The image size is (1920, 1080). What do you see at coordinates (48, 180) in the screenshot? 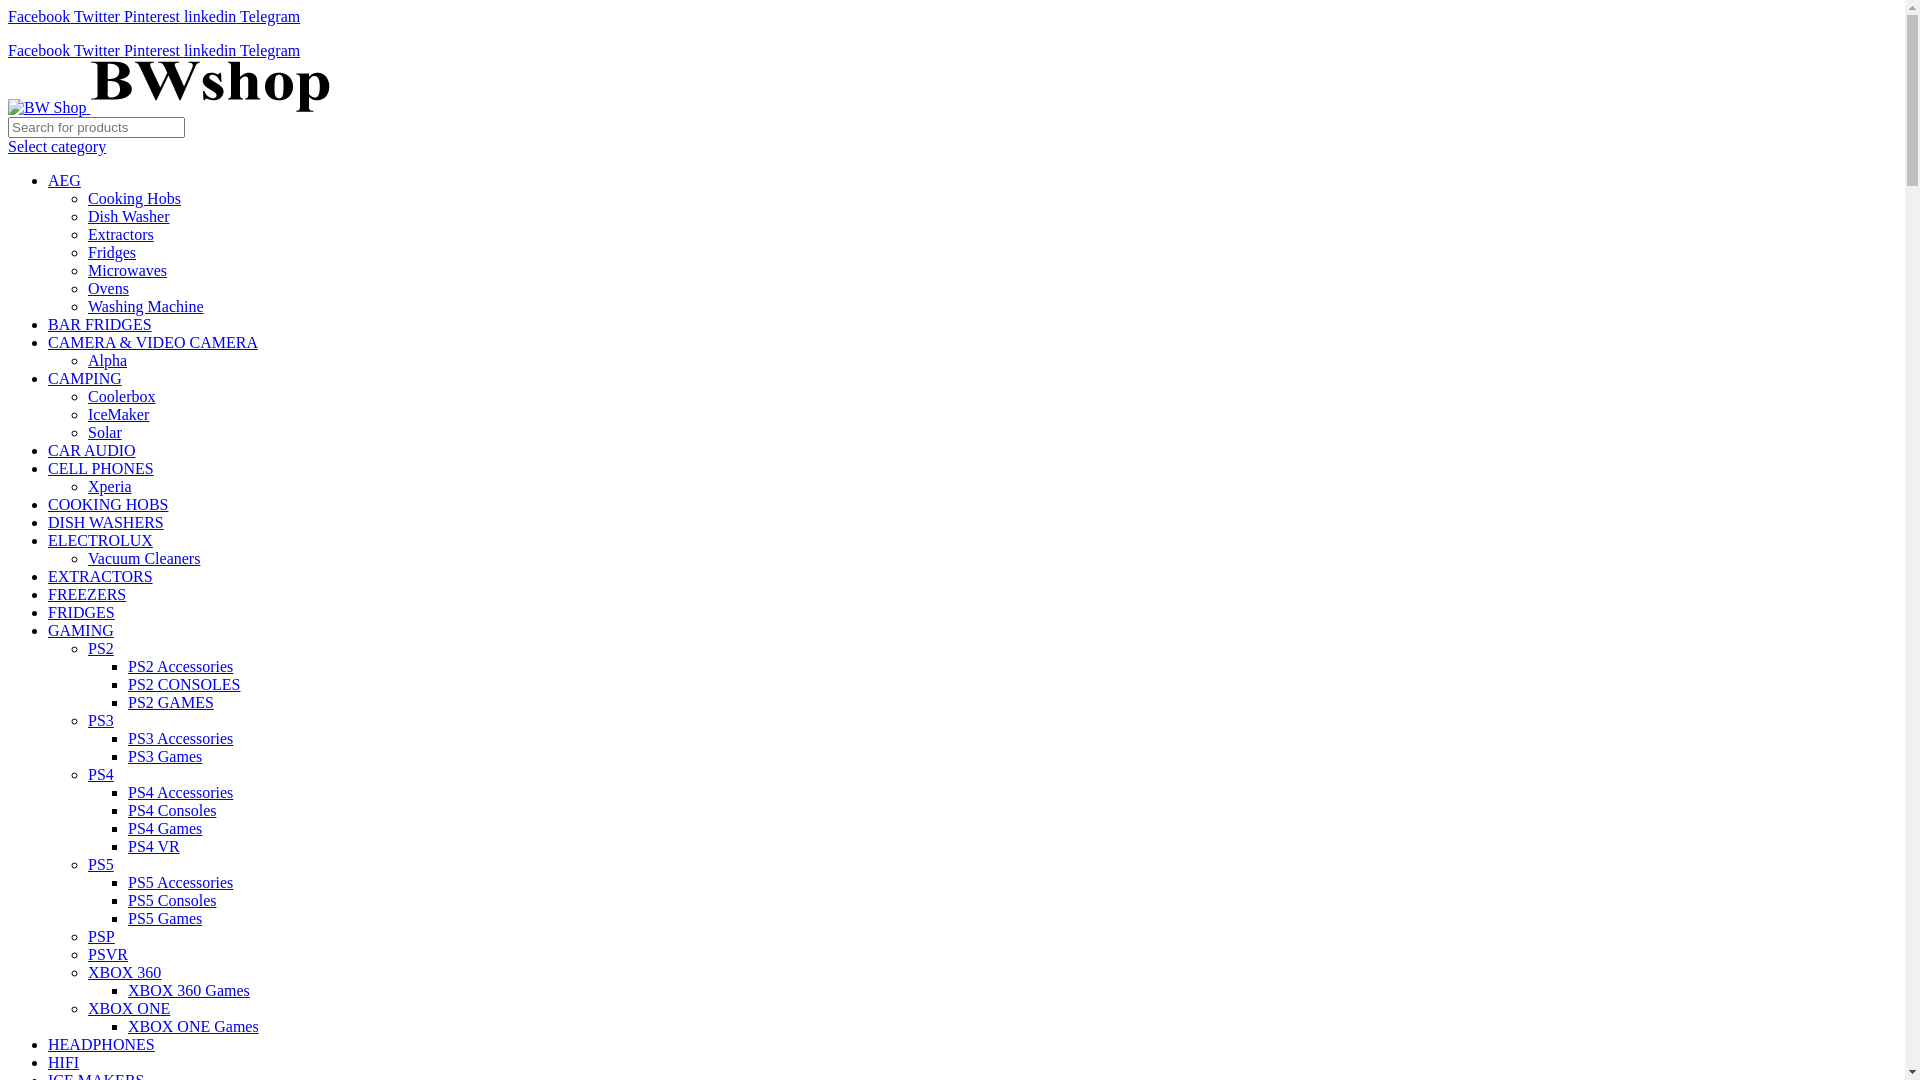
I see `'AEG'` at bounding box center [48, 180].